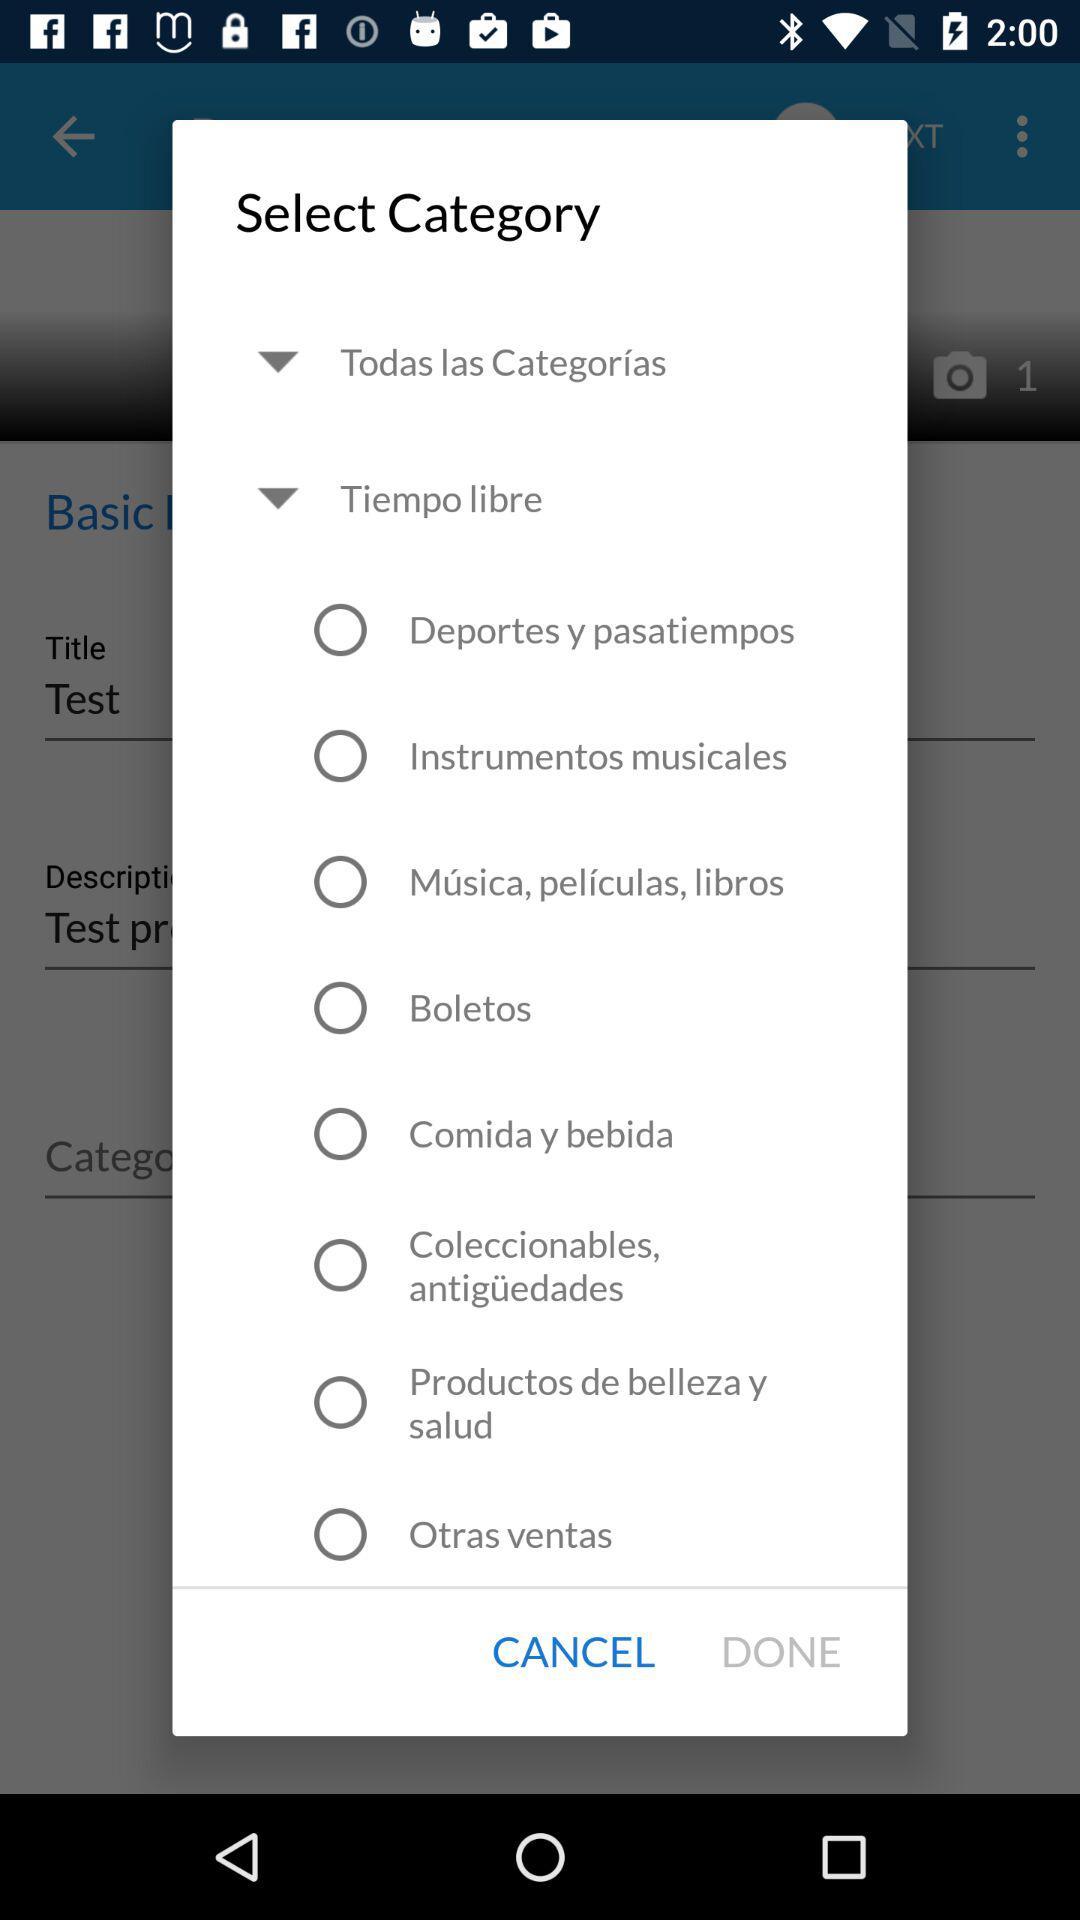 This screenshot has width=1080, height=1920. Describe the element at coordinates (600, 628) in the screenshot. I see `icon below tiempo libre icon` at that location.